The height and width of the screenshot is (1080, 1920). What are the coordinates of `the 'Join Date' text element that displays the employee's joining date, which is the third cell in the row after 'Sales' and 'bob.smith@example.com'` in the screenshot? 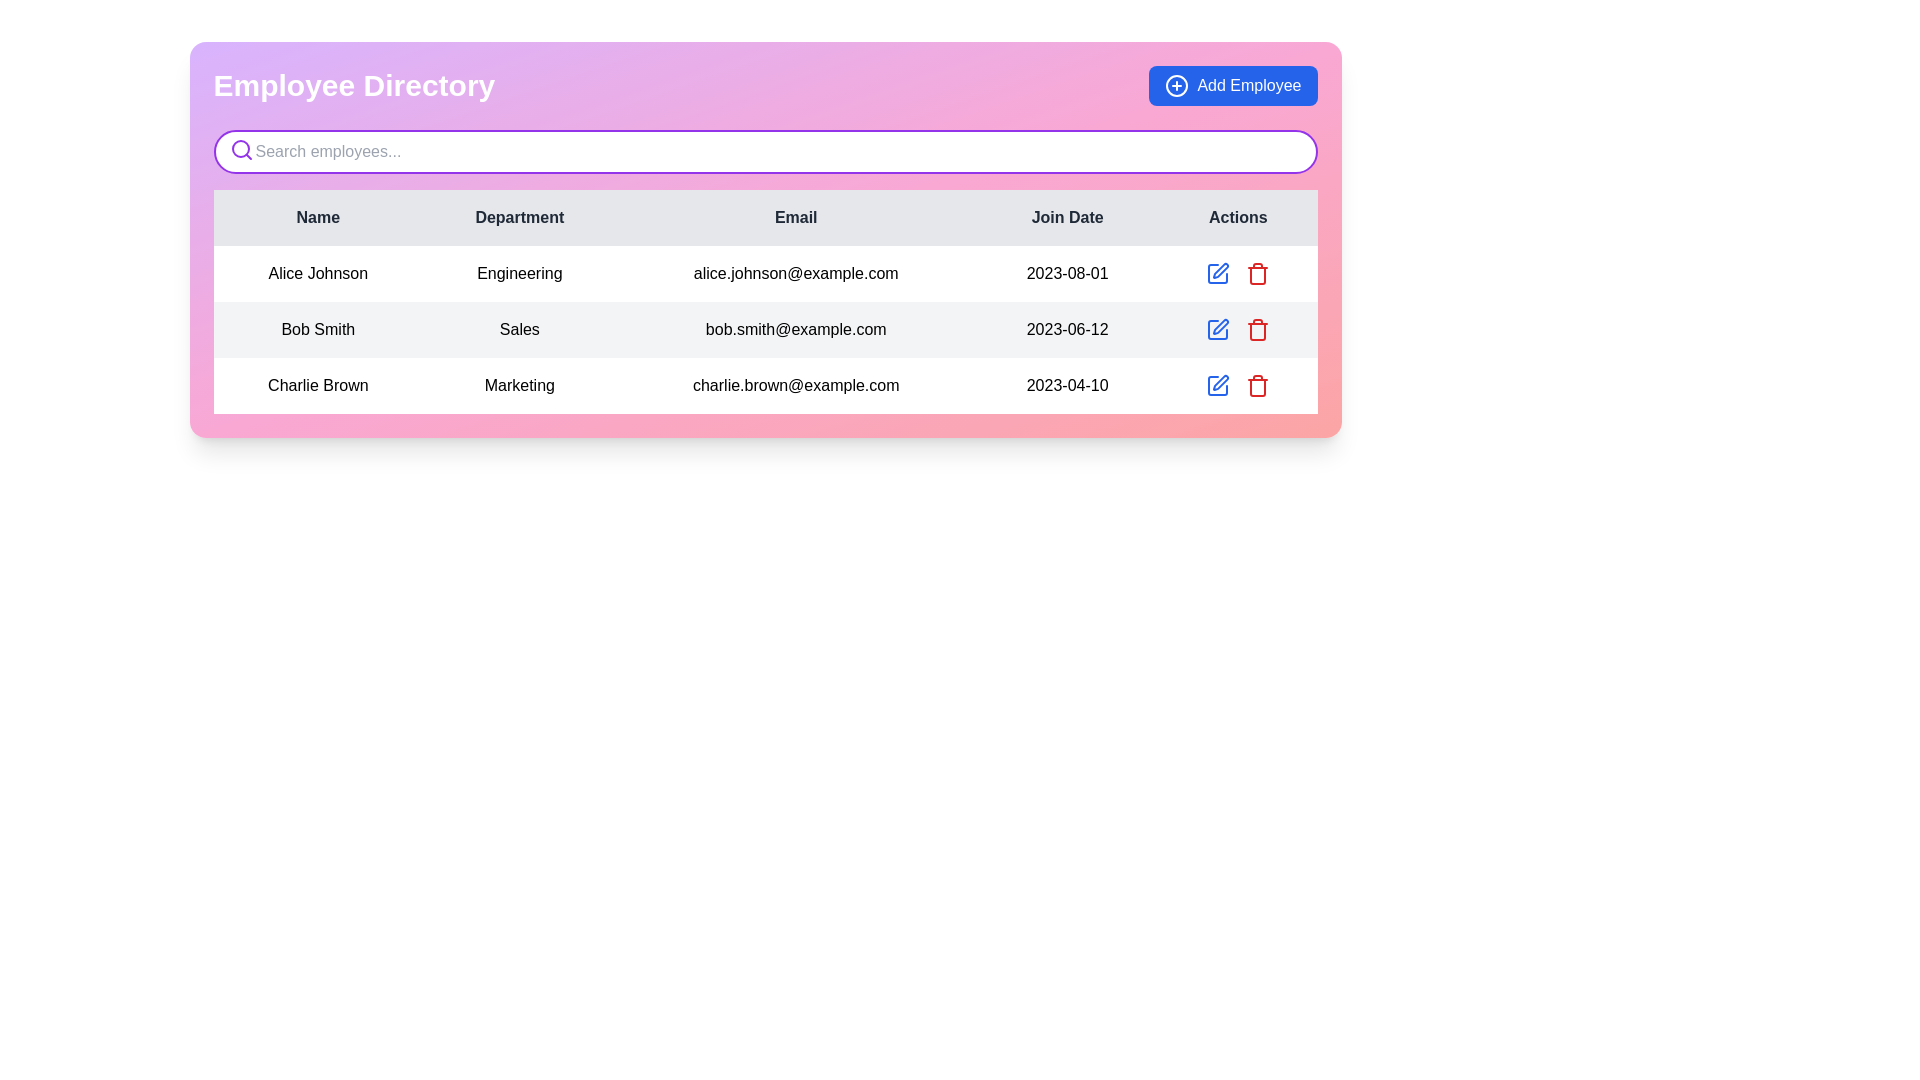 It's located at (1066, 329).